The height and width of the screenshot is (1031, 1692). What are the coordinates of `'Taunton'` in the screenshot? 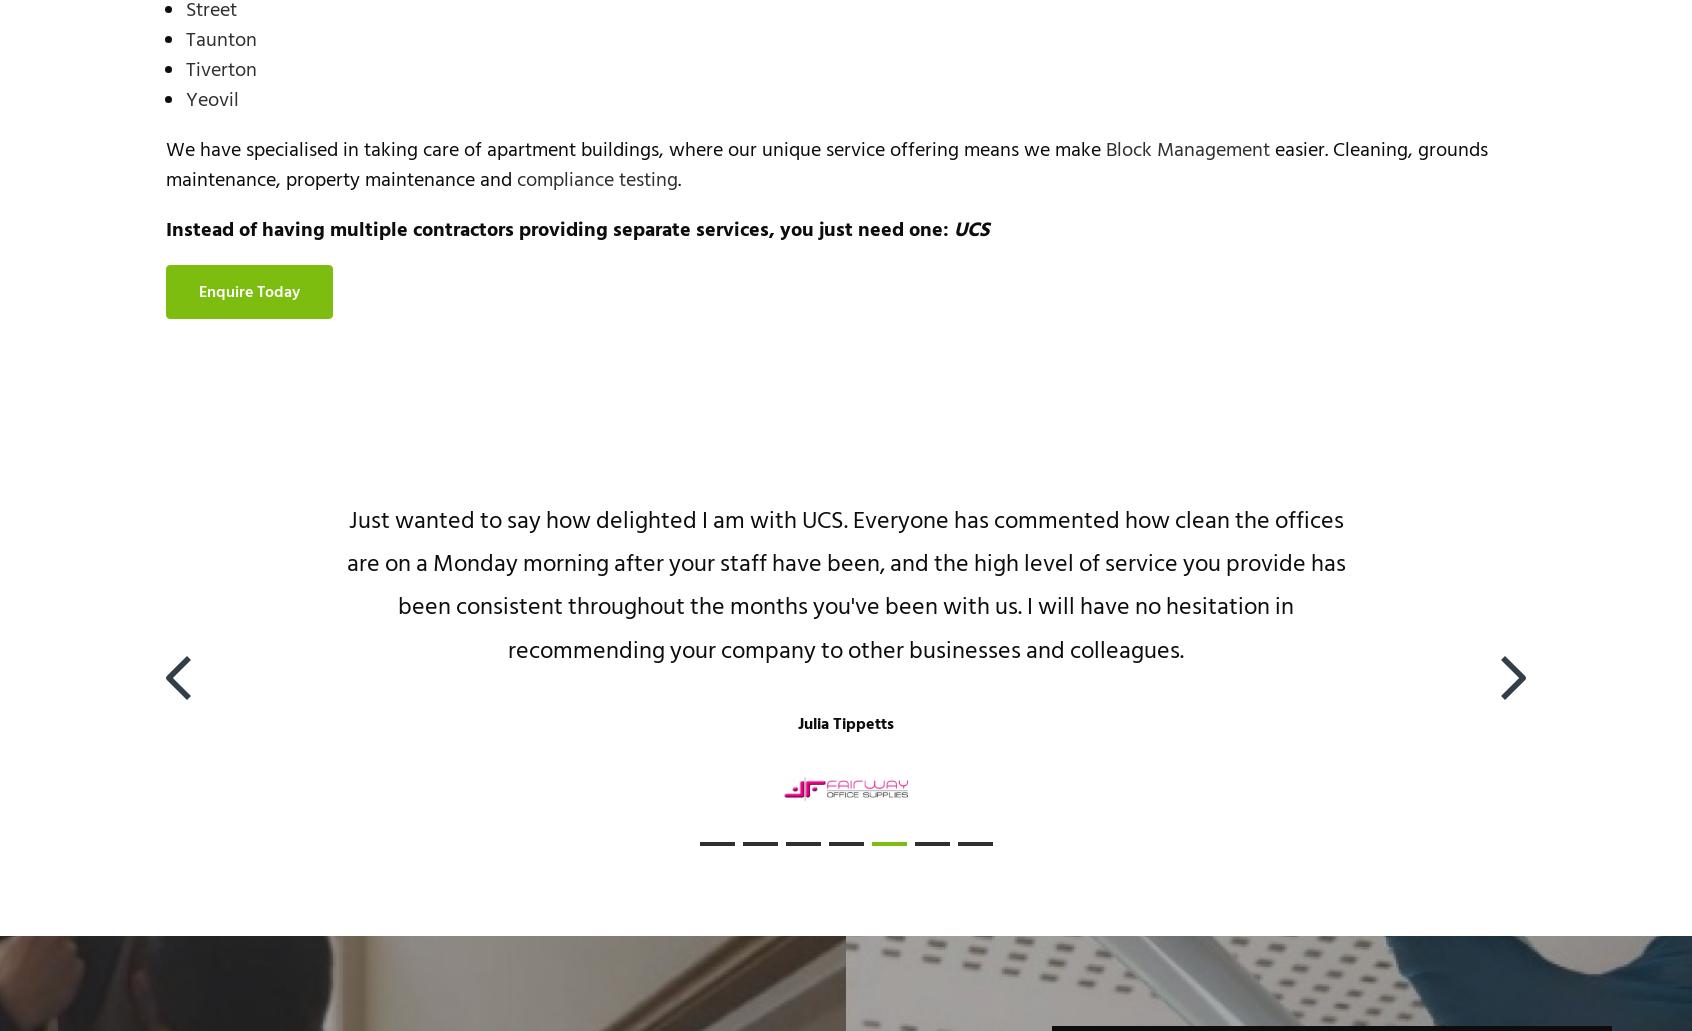 It's located at (221, 40).